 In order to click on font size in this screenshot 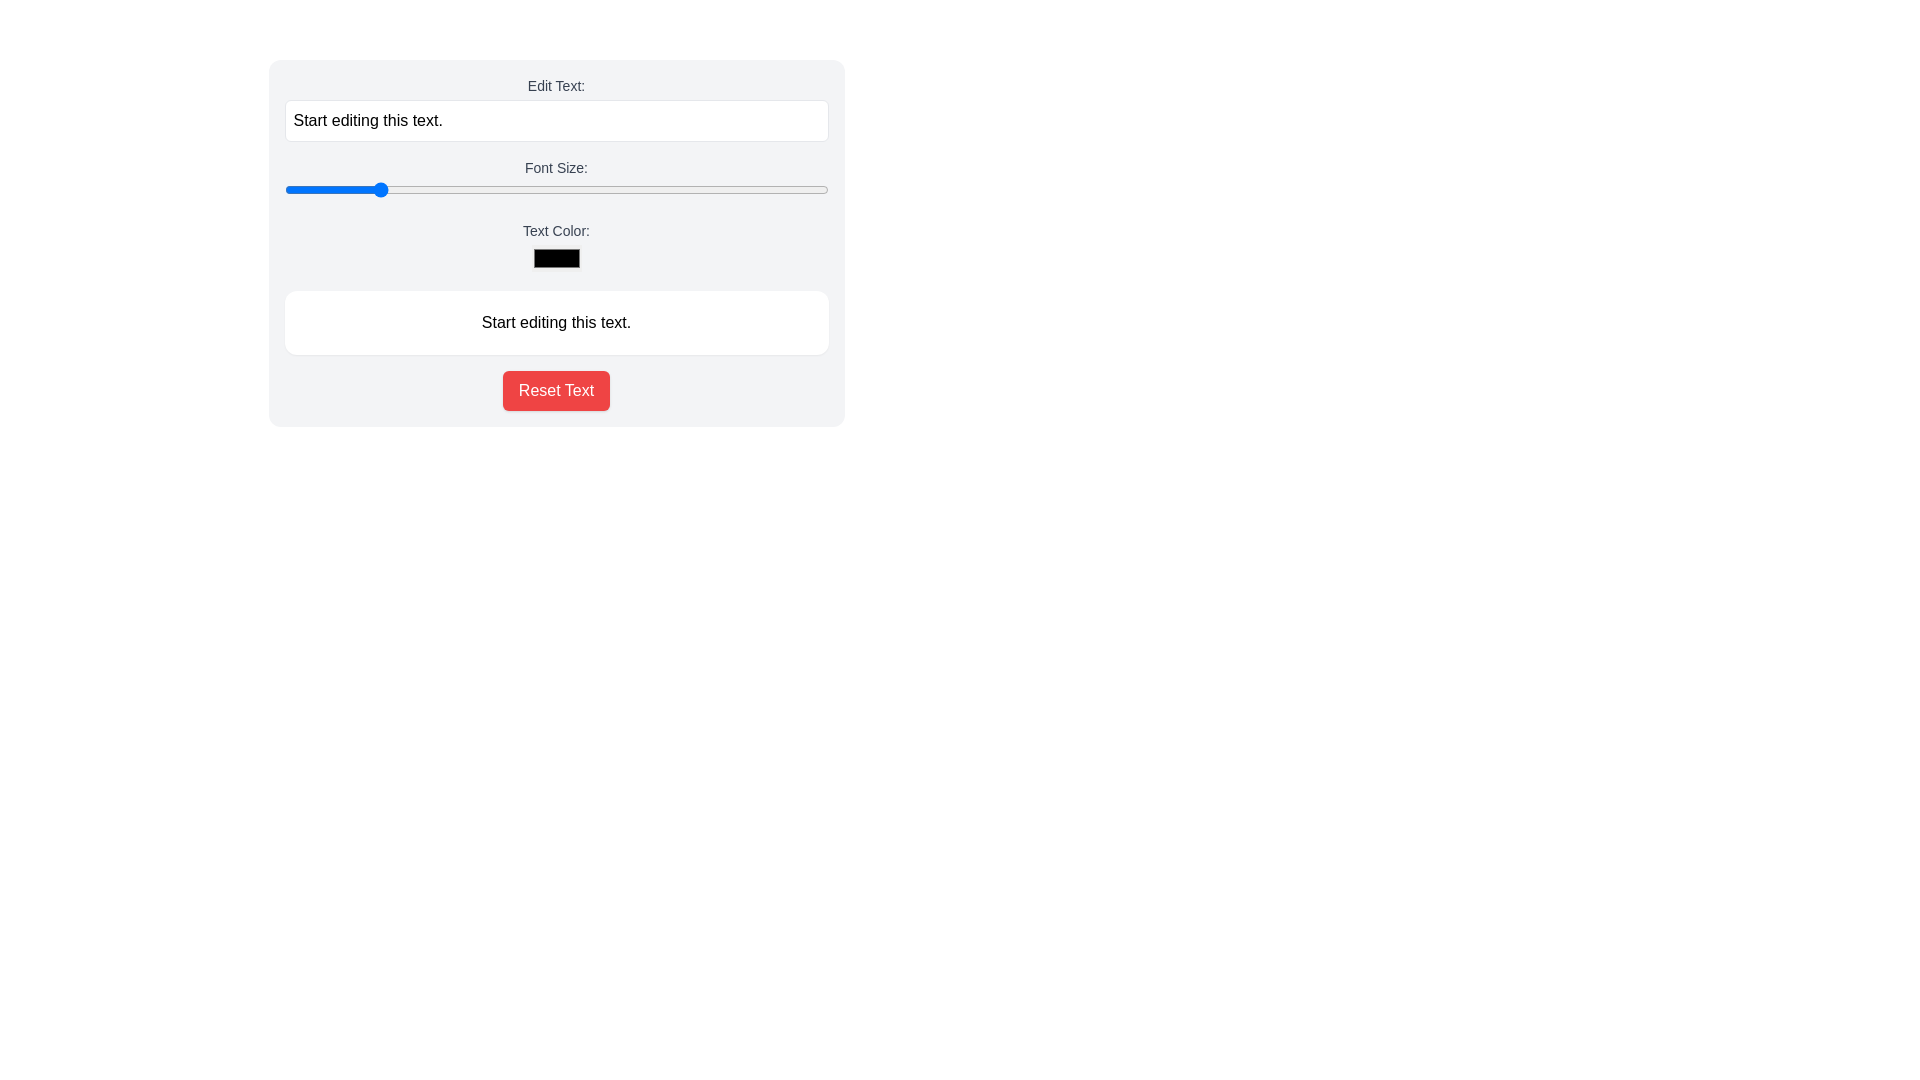, I will do `click(397, 189)`.